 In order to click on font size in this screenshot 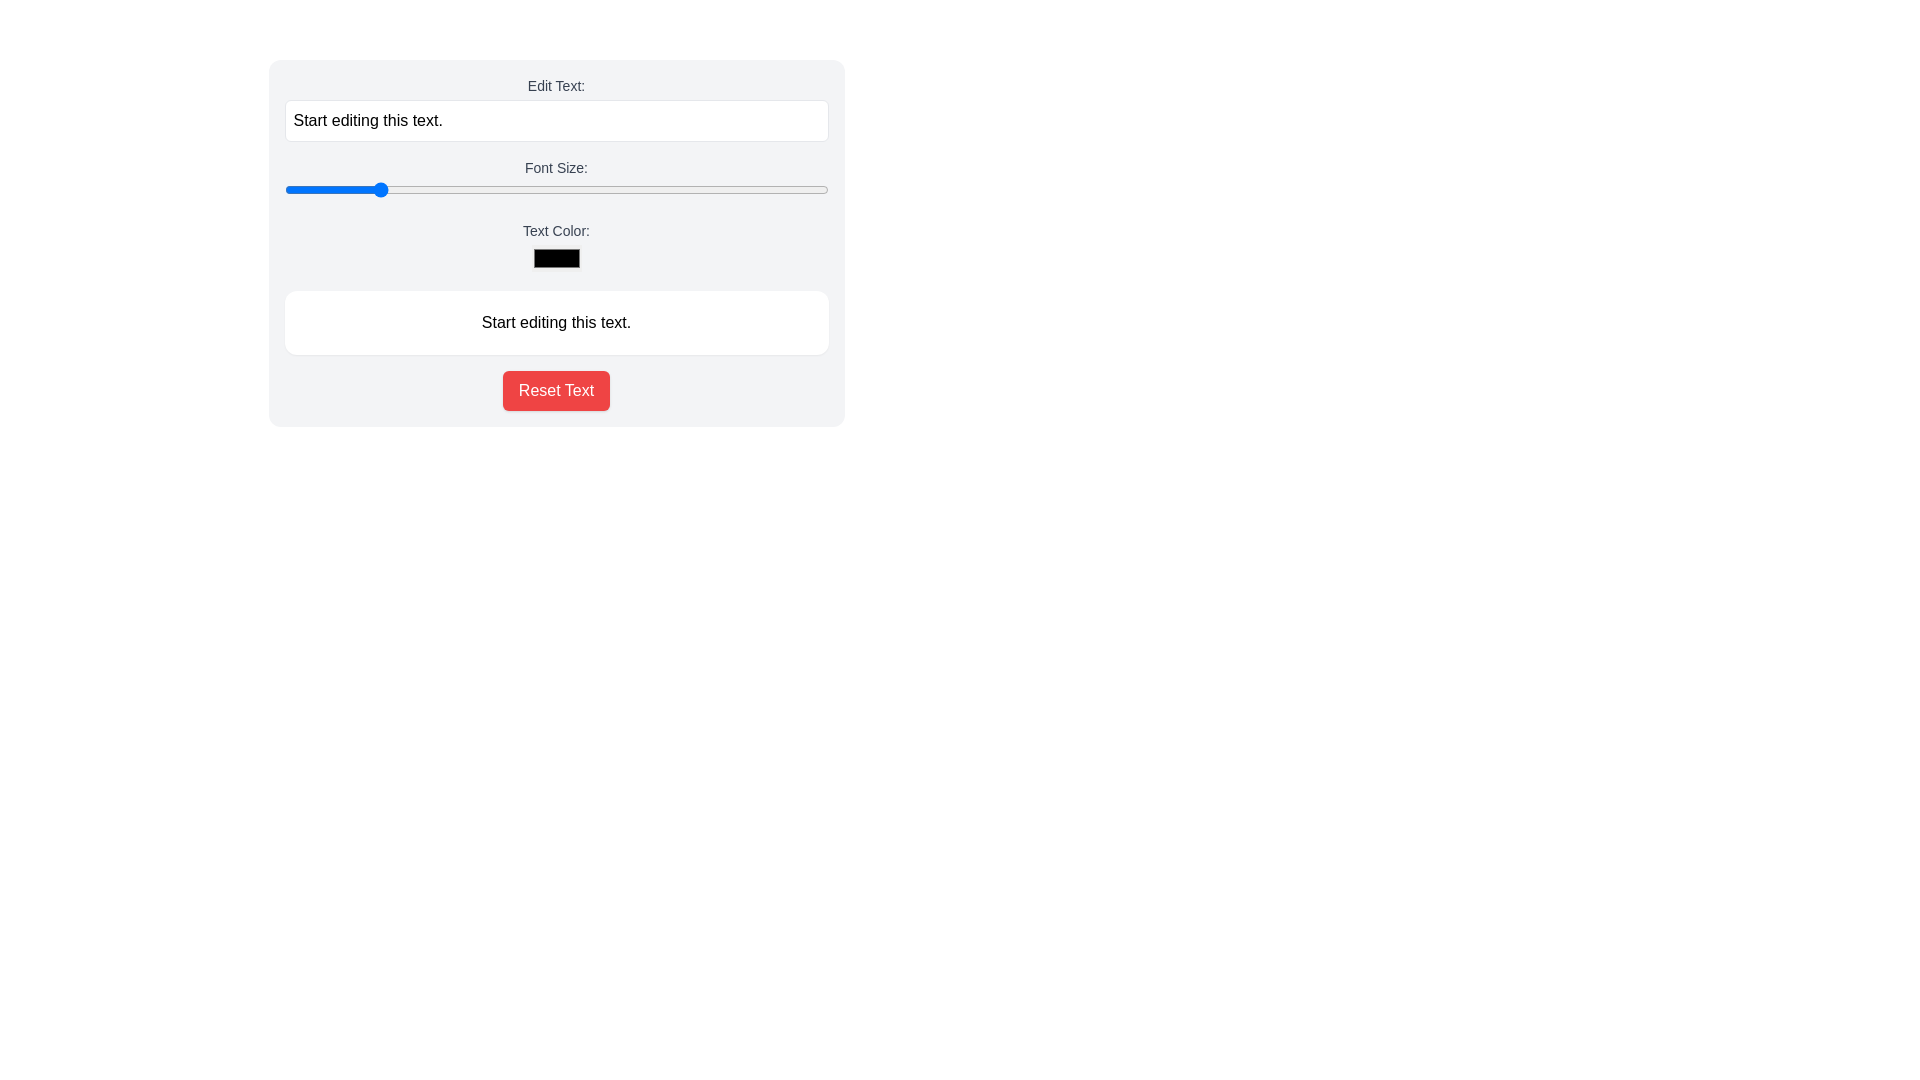, I will do `click(397, 189)`.